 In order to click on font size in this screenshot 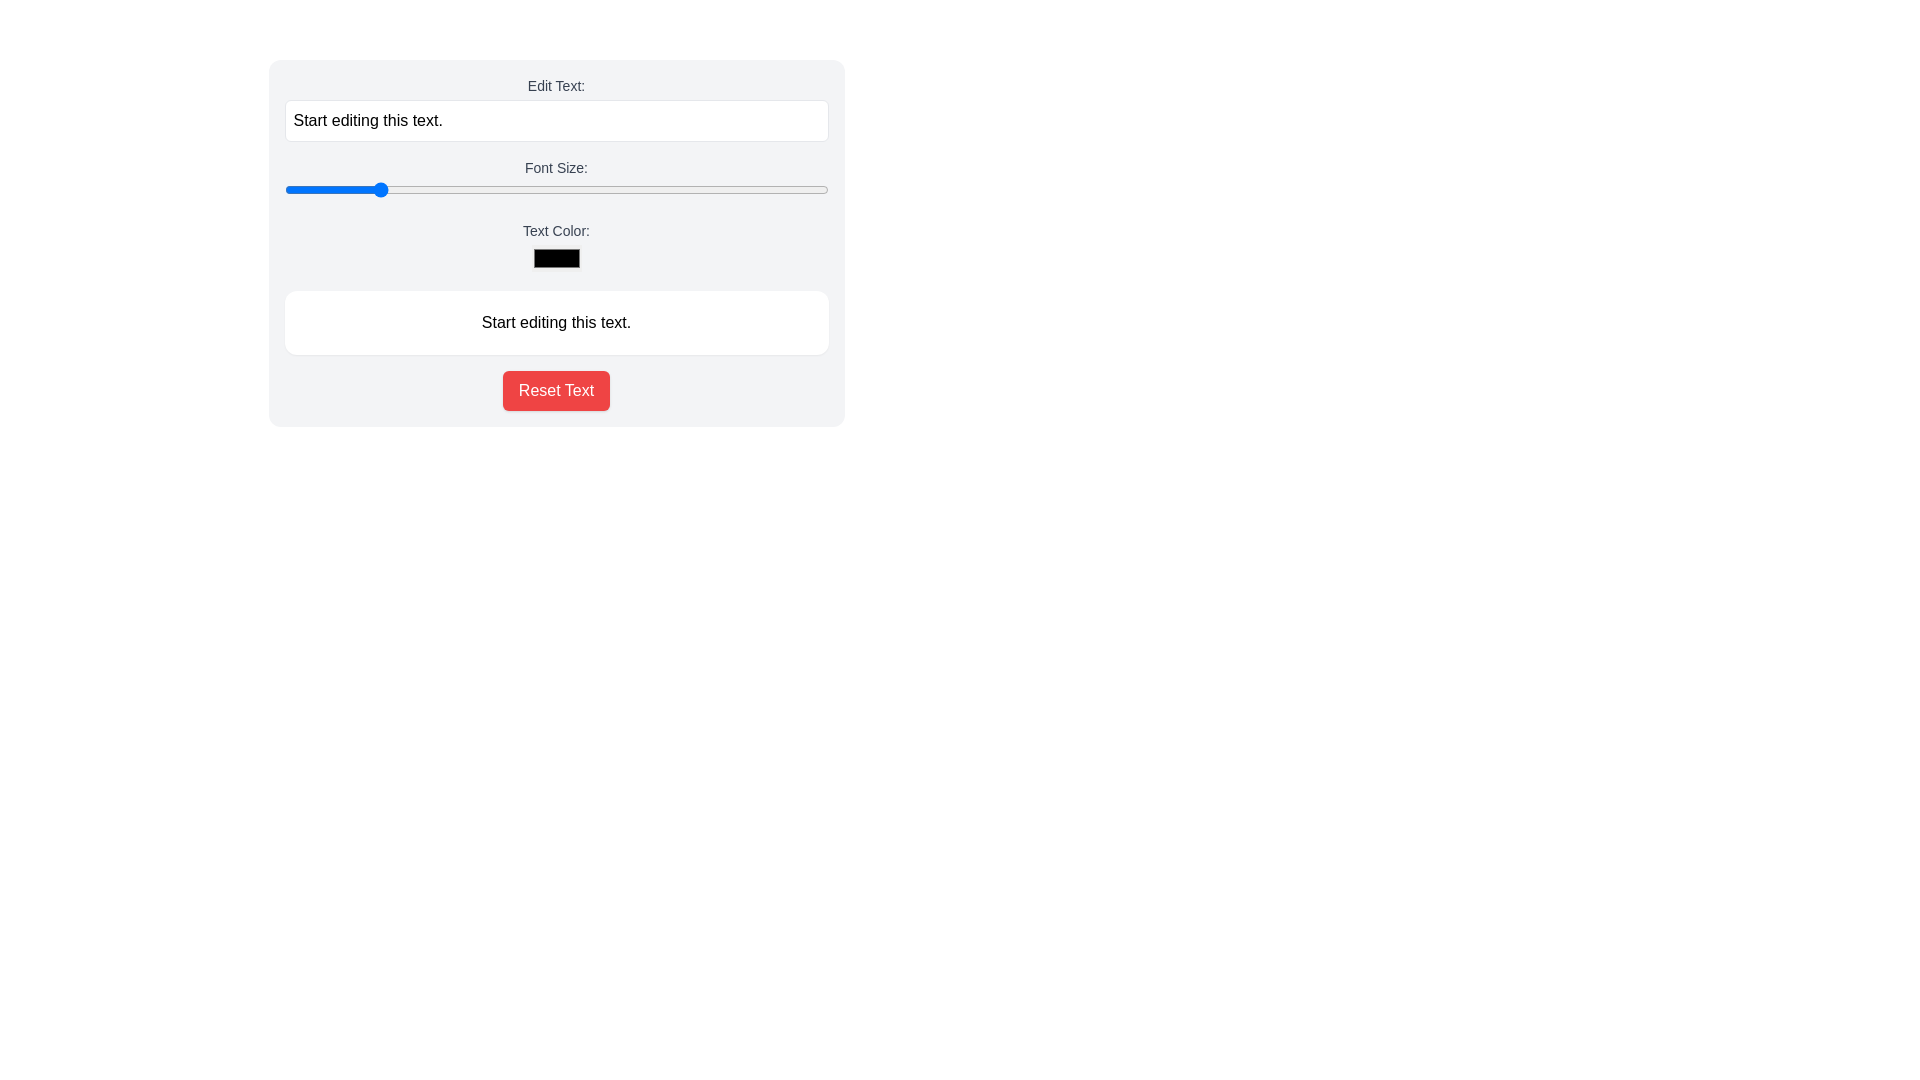, I will do `click(397, 189)`.